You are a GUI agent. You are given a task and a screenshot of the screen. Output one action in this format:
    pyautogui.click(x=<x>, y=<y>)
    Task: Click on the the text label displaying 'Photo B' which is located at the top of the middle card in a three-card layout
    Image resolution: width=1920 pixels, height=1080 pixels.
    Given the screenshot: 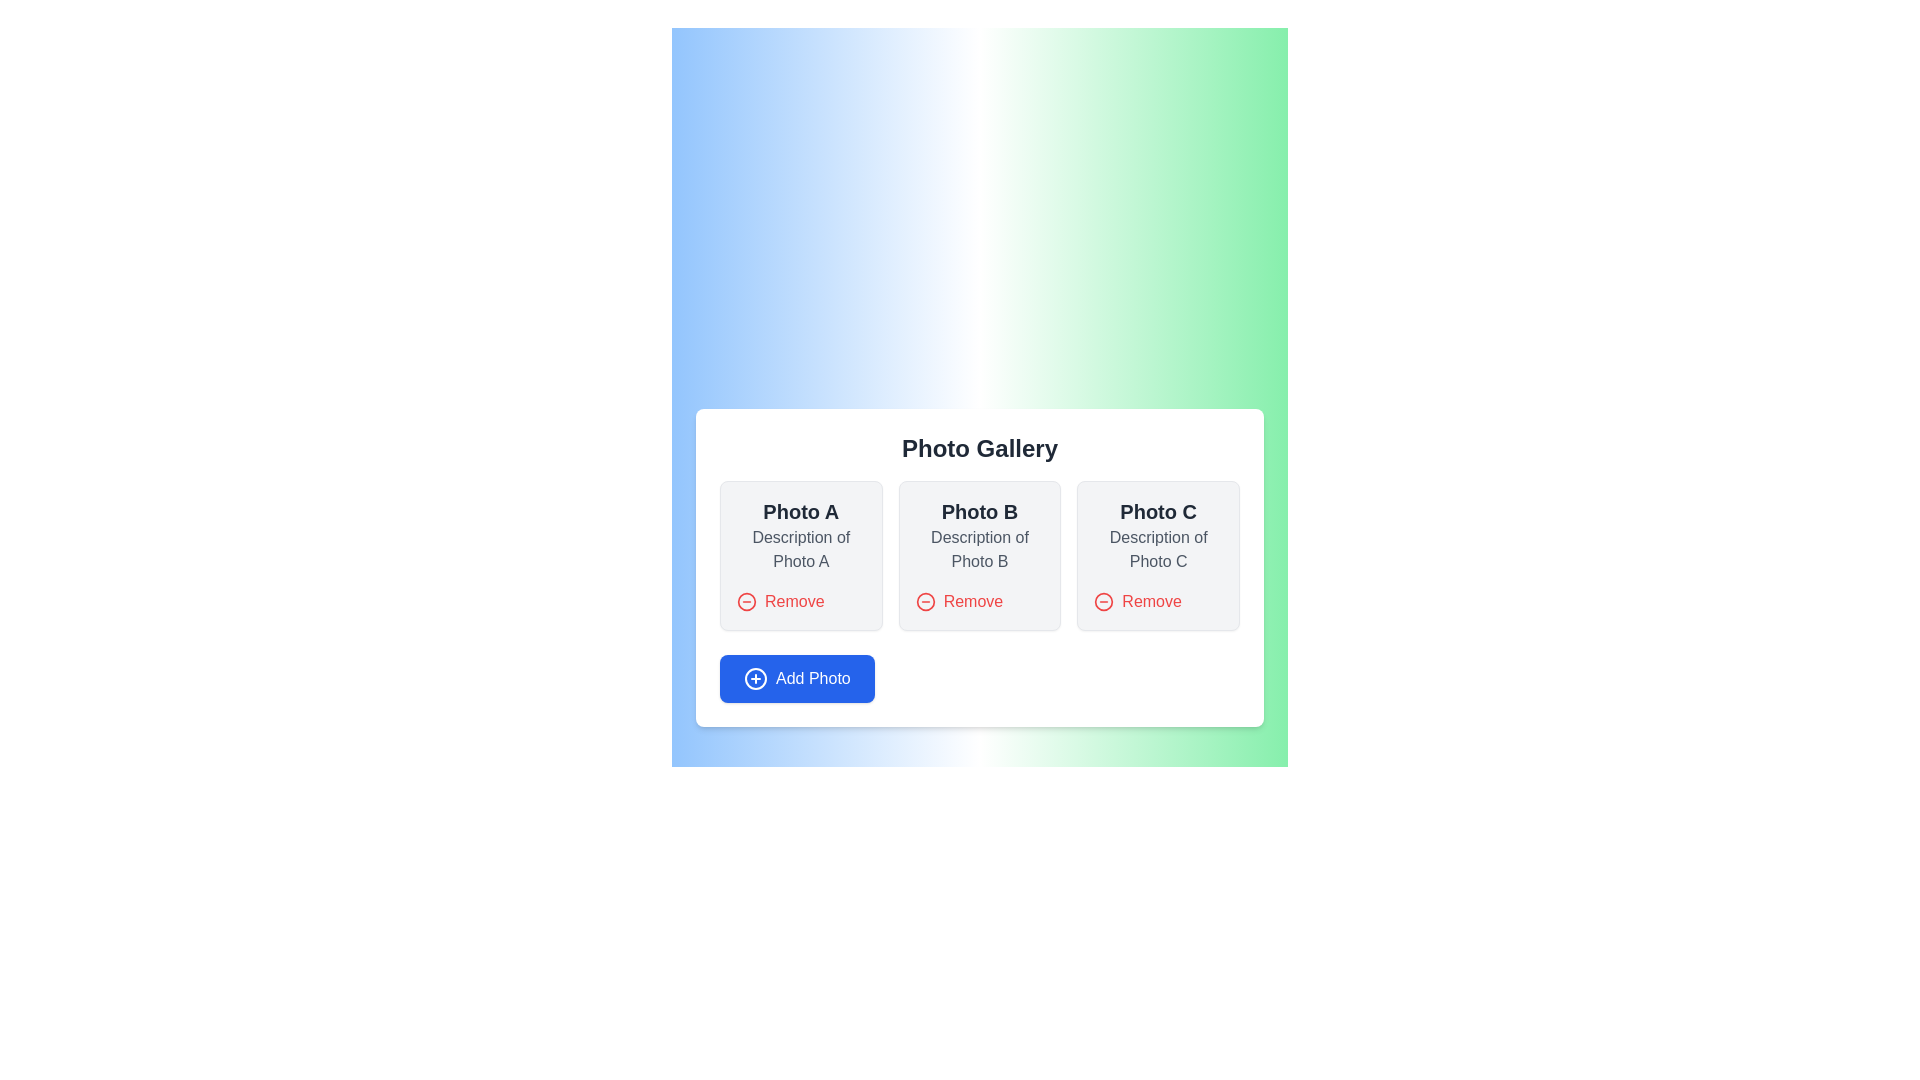 What is the action you would take?
    pyautogui.click(x=979, y=511)
    